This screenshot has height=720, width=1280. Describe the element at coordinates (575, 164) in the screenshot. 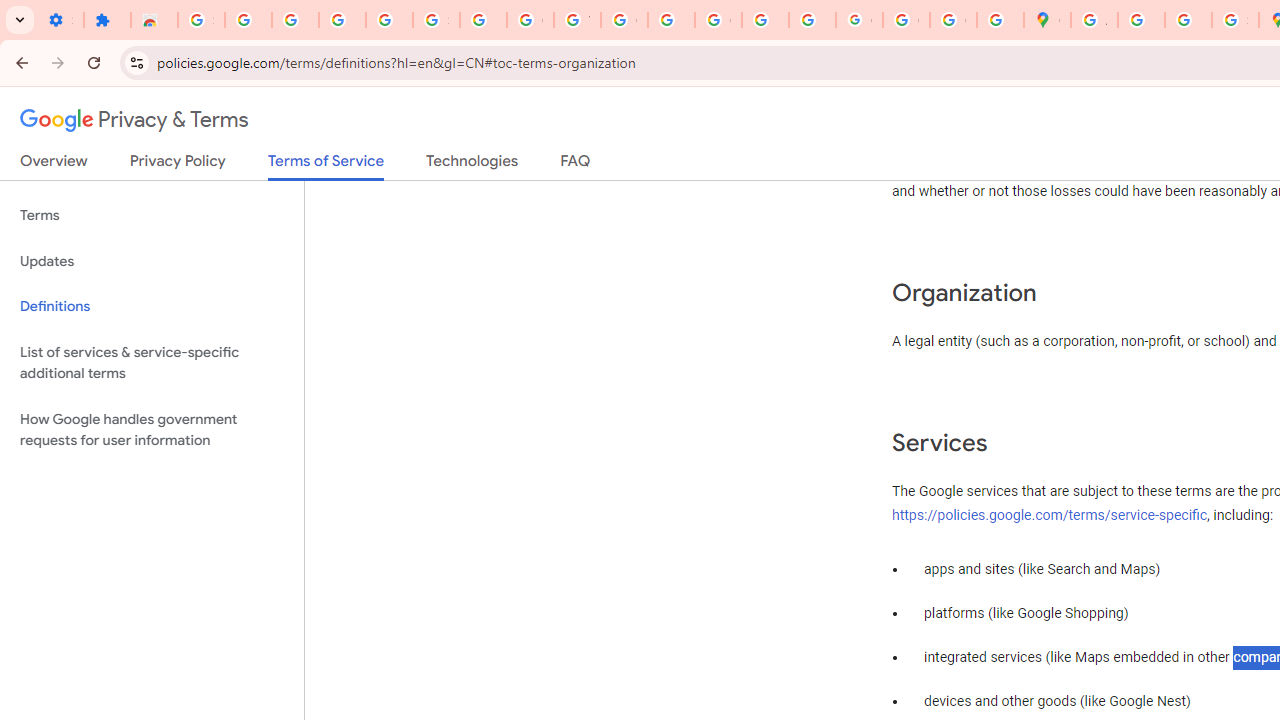

I see `'FAQ'` at that location.